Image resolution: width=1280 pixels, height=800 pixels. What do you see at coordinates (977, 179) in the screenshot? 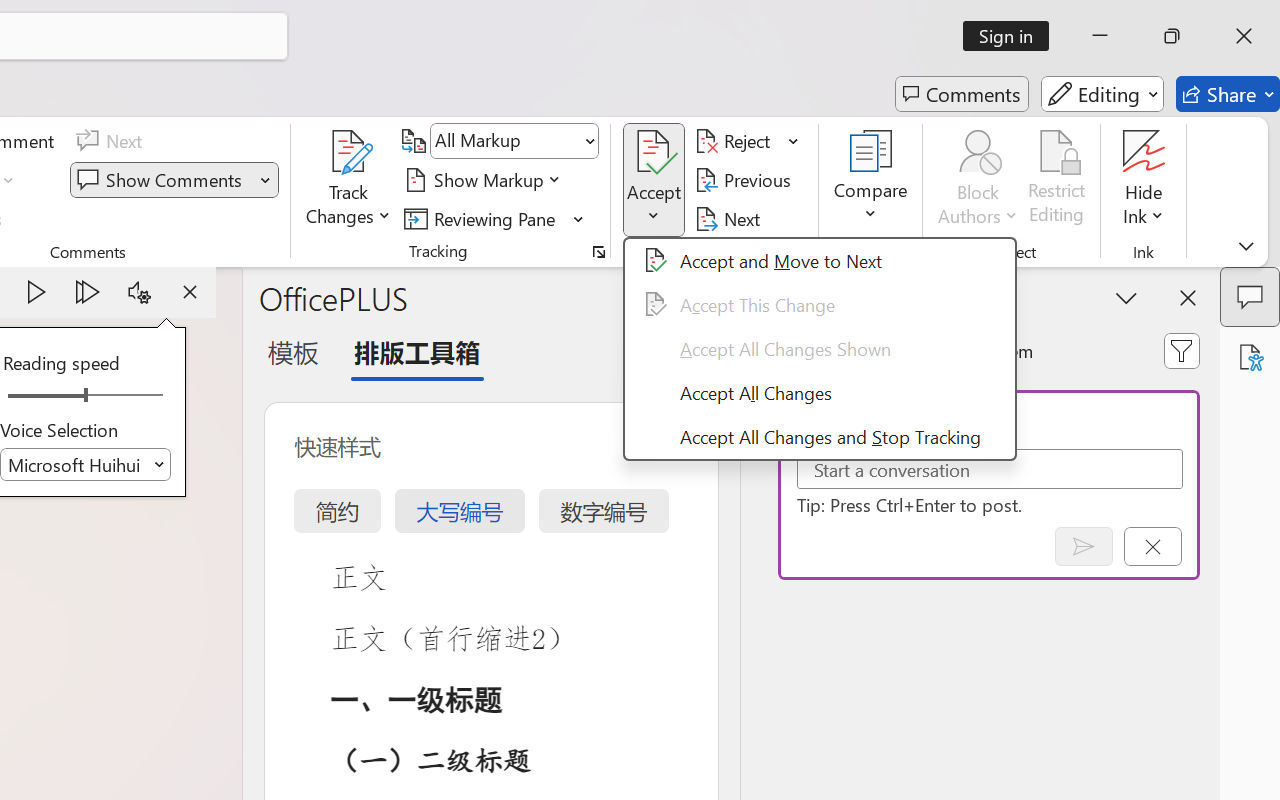
I see `'Block Authors'` at bounding box center [977, 179].